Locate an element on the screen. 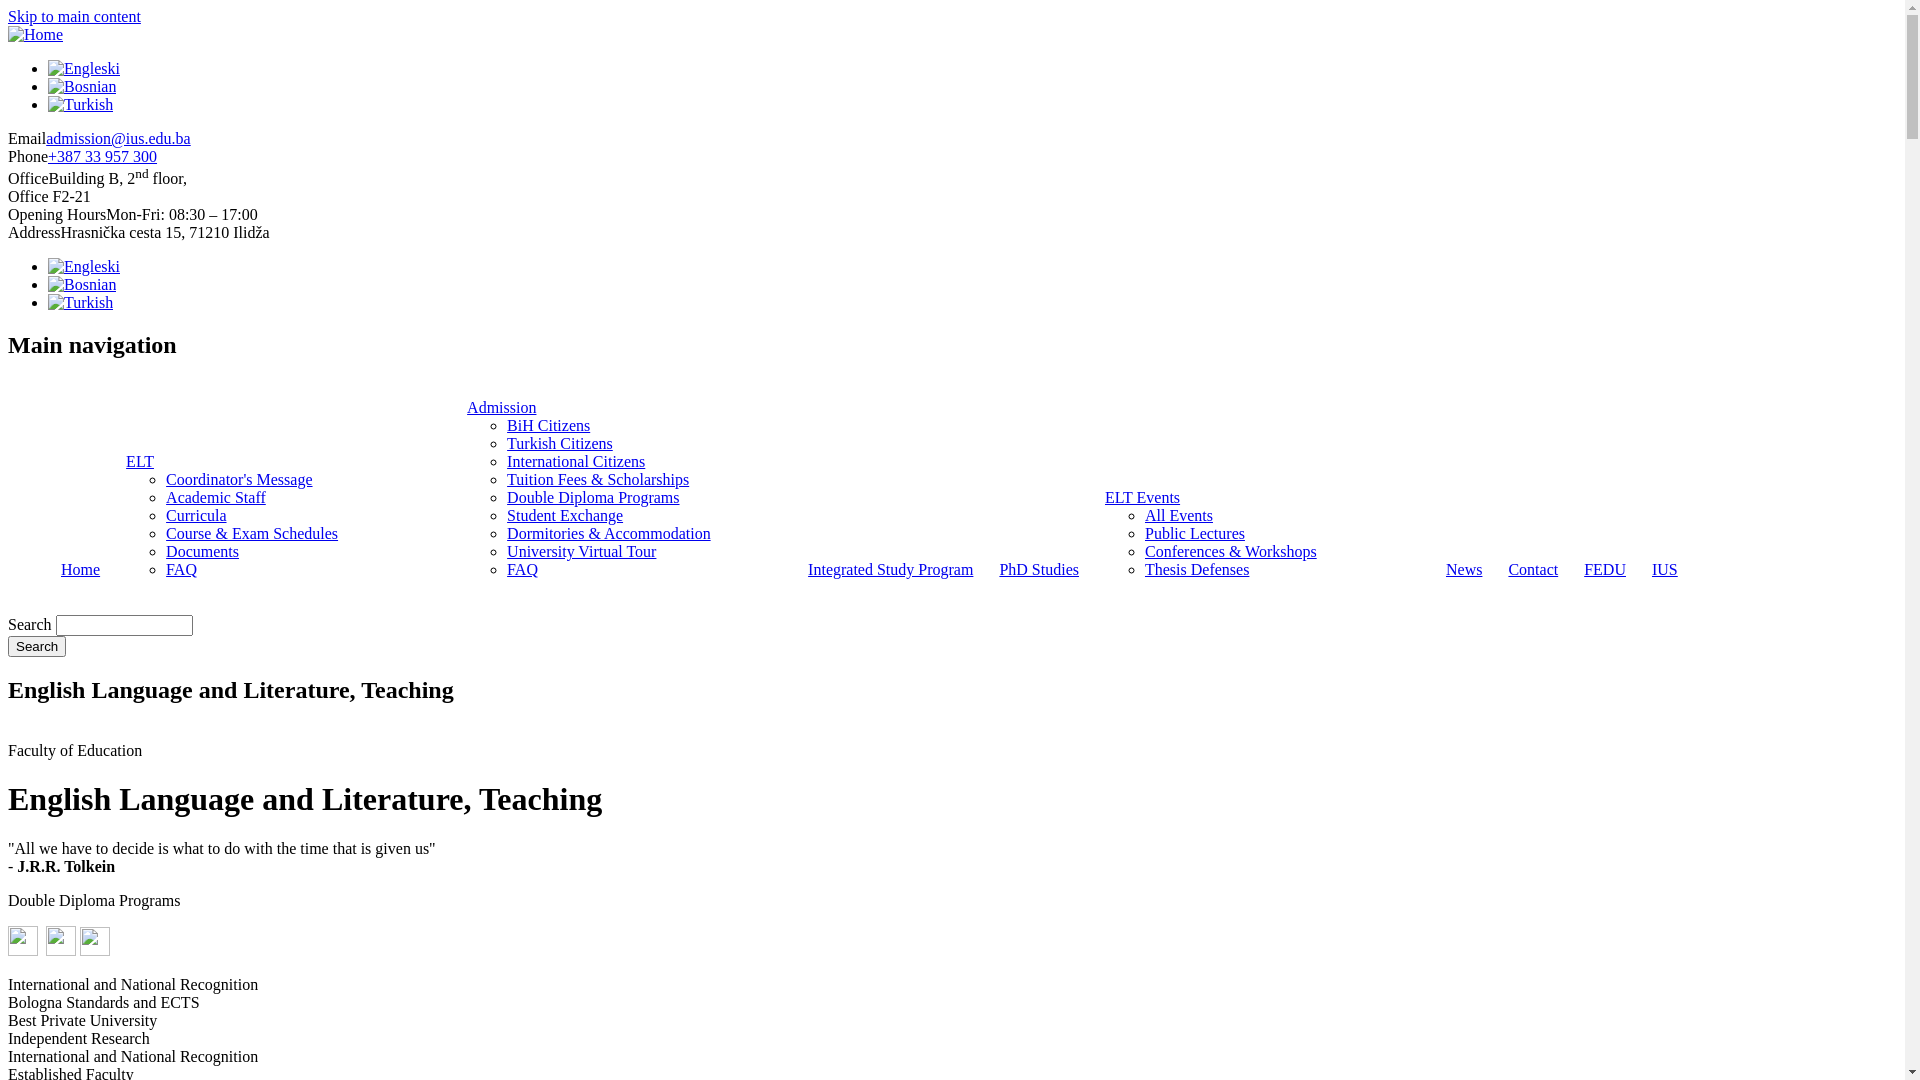 This screenshot has width=1920, height=1080. 'Enter the terms you wish to search for.' is located at coordinates (123, 624).